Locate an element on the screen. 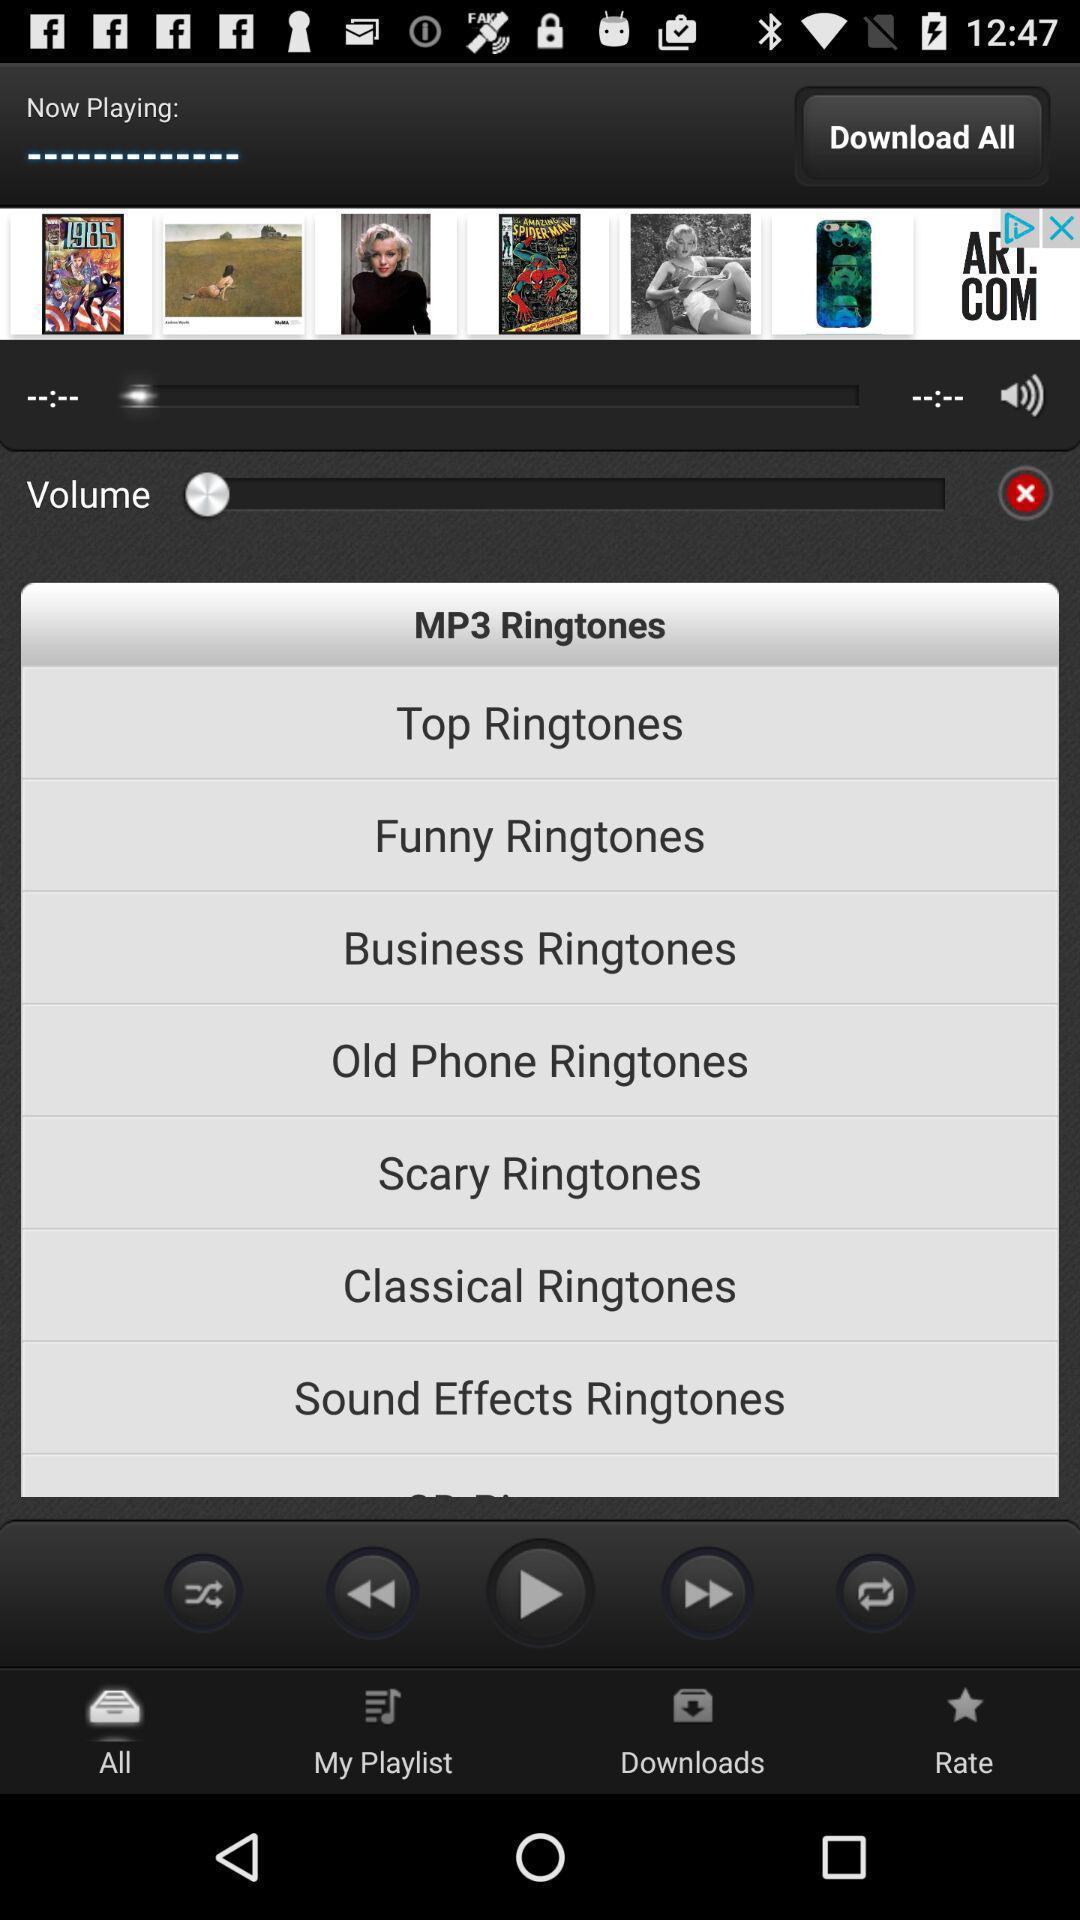  skip ahead is located at coordinates (707, 1591).